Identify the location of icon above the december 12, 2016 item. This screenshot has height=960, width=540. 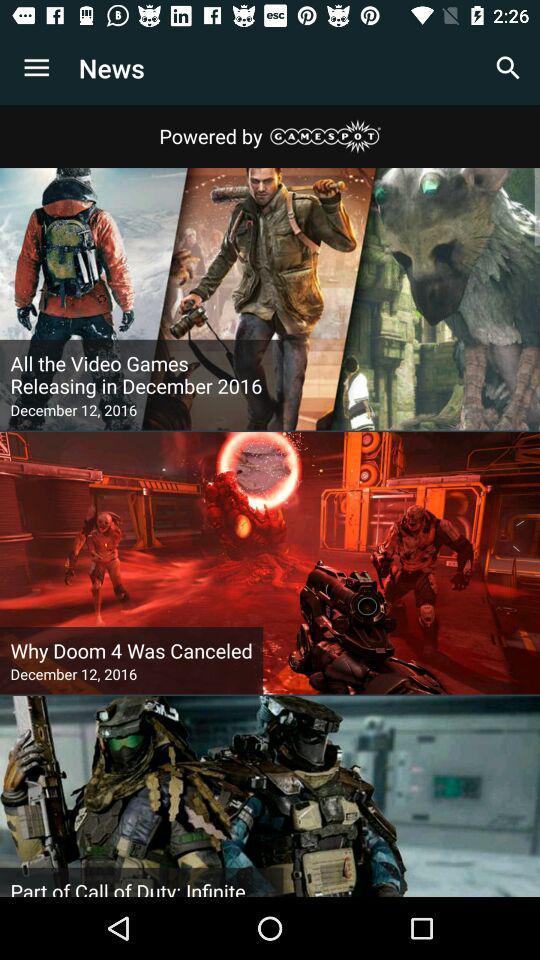
(131, 649).